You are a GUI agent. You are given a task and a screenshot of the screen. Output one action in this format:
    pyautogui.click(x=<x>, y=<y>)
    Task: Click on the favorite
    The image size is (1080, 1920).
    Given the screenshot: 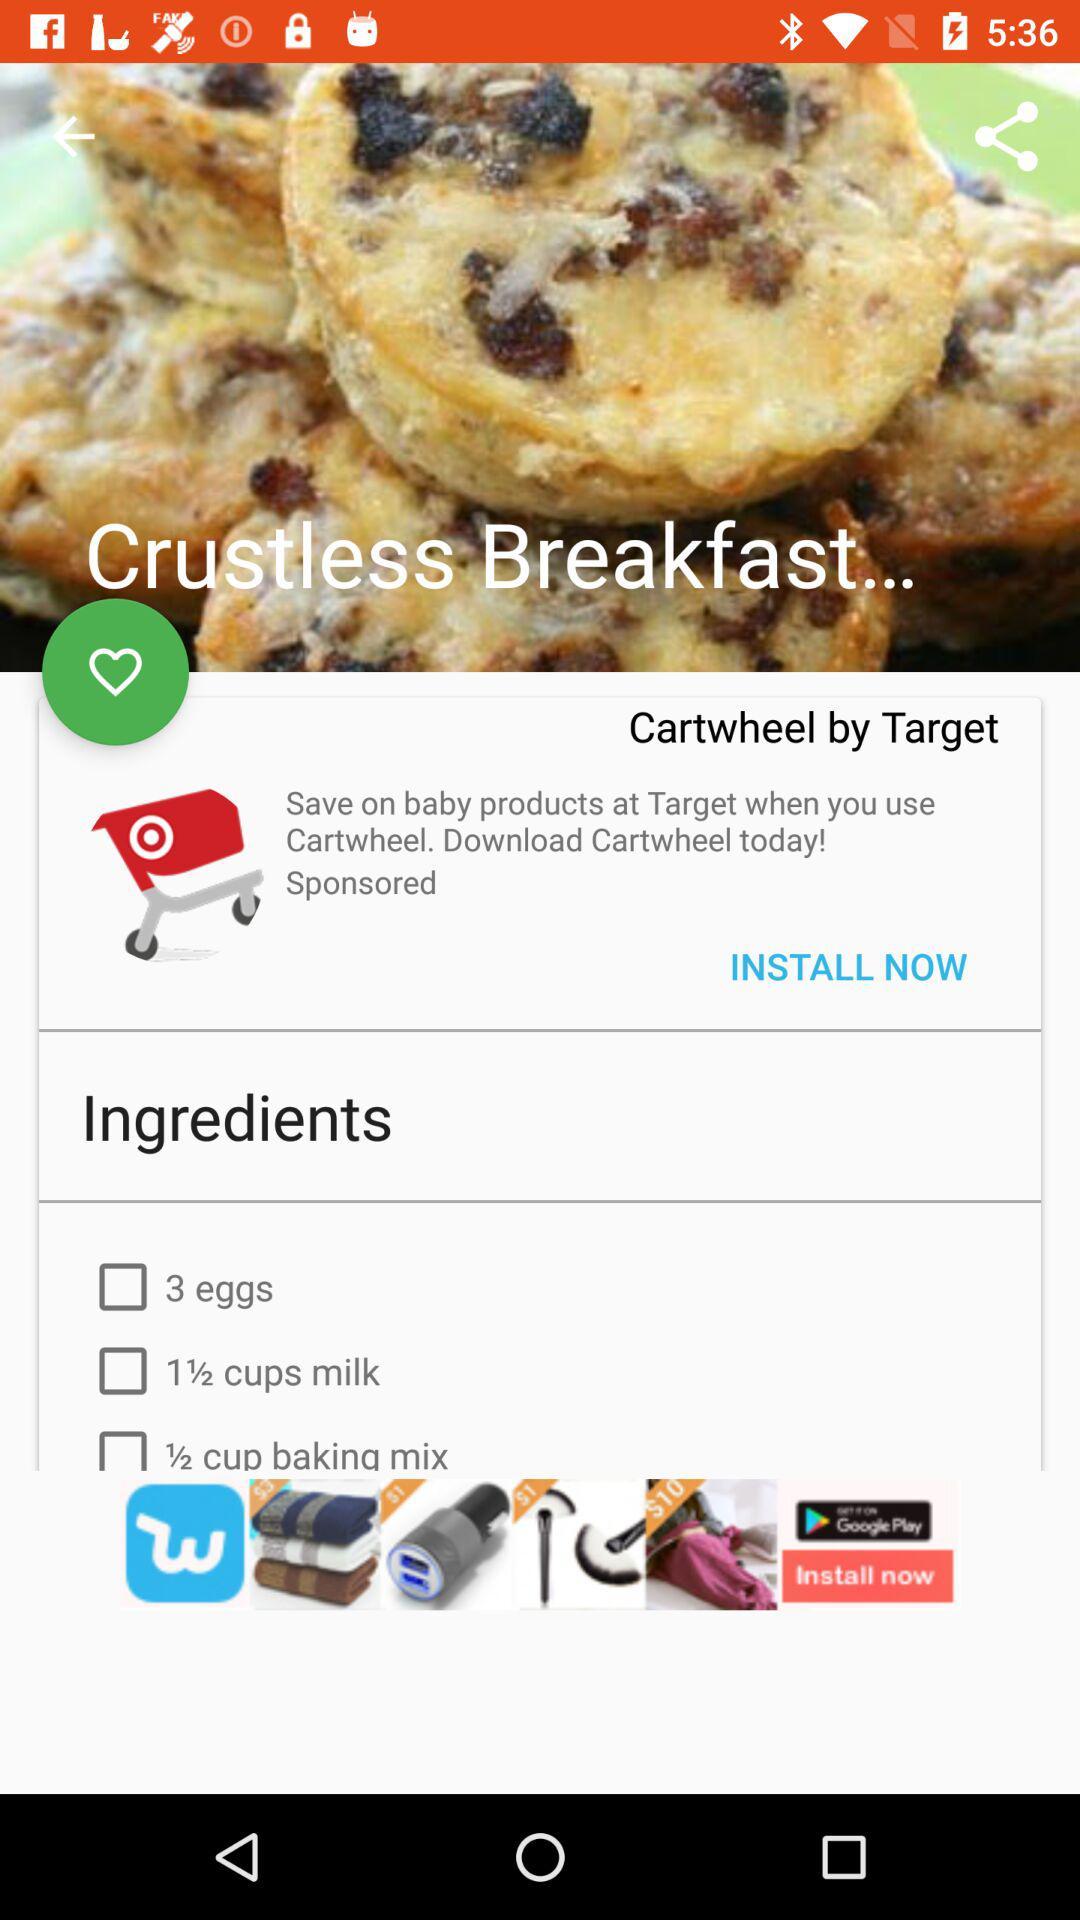 What is the action you would take?
    pyautogui.click(x=115, y=672)
    